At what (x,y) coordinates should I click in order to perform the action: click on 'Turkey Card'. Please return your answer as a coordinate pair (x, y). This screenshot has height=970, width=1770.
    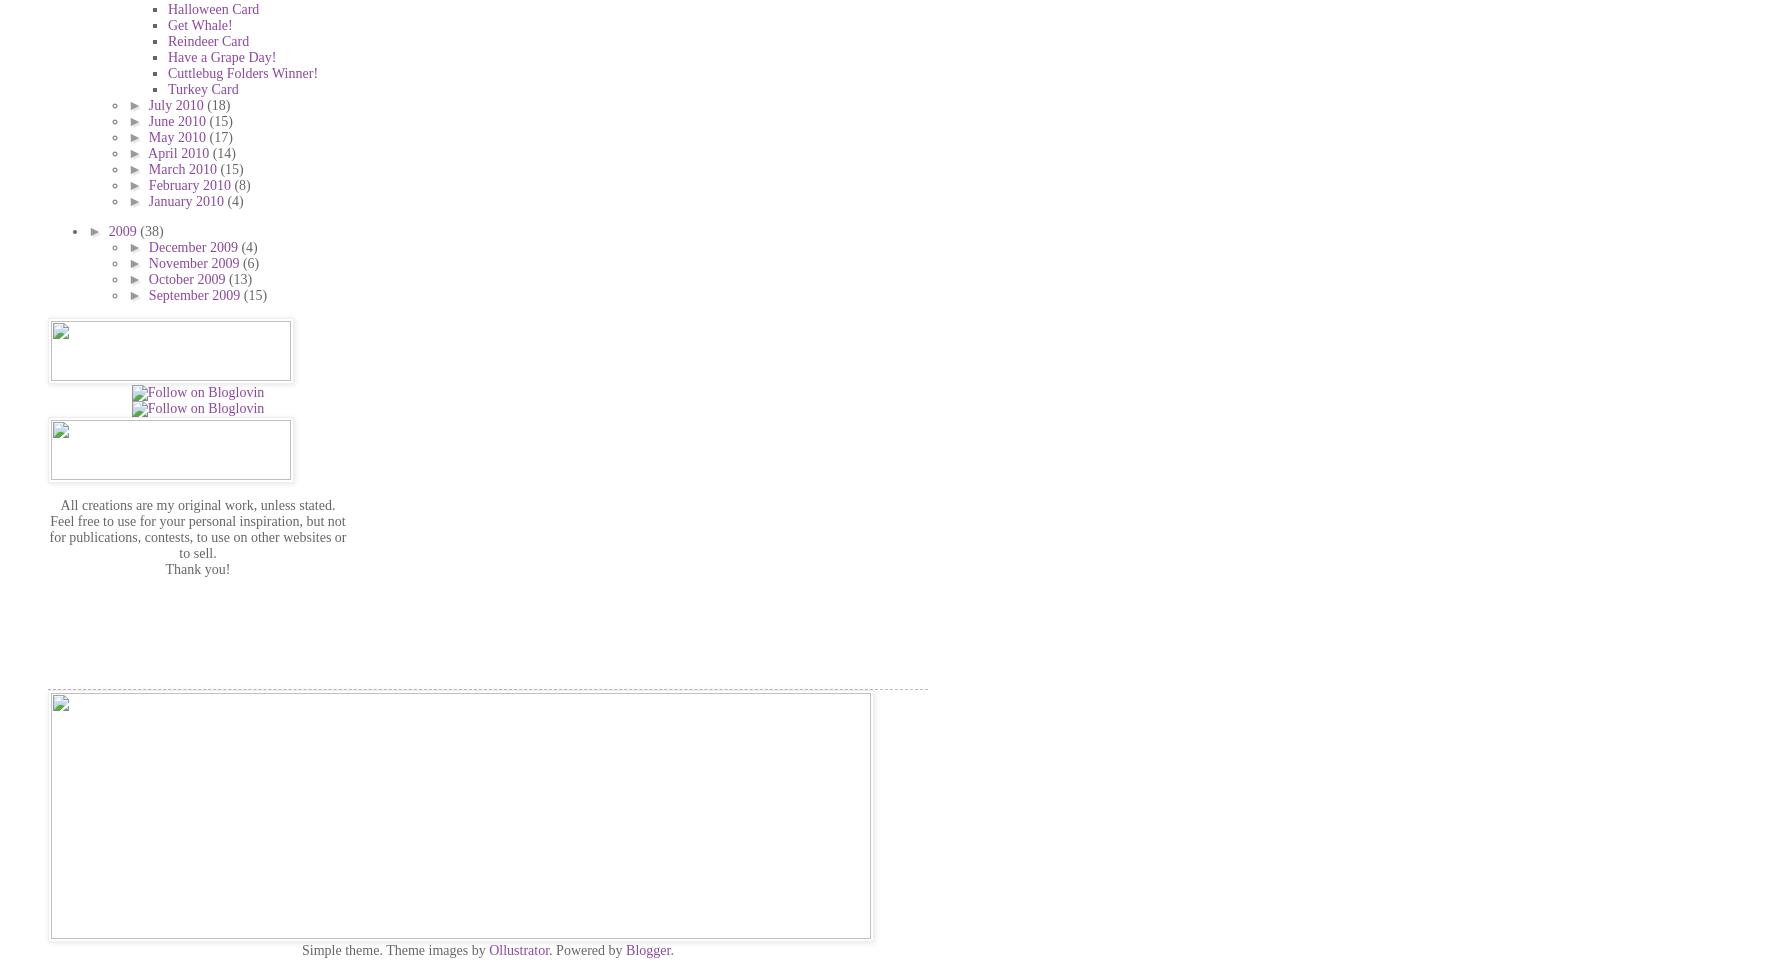
    Looking at the image, I should click on (203, 87).